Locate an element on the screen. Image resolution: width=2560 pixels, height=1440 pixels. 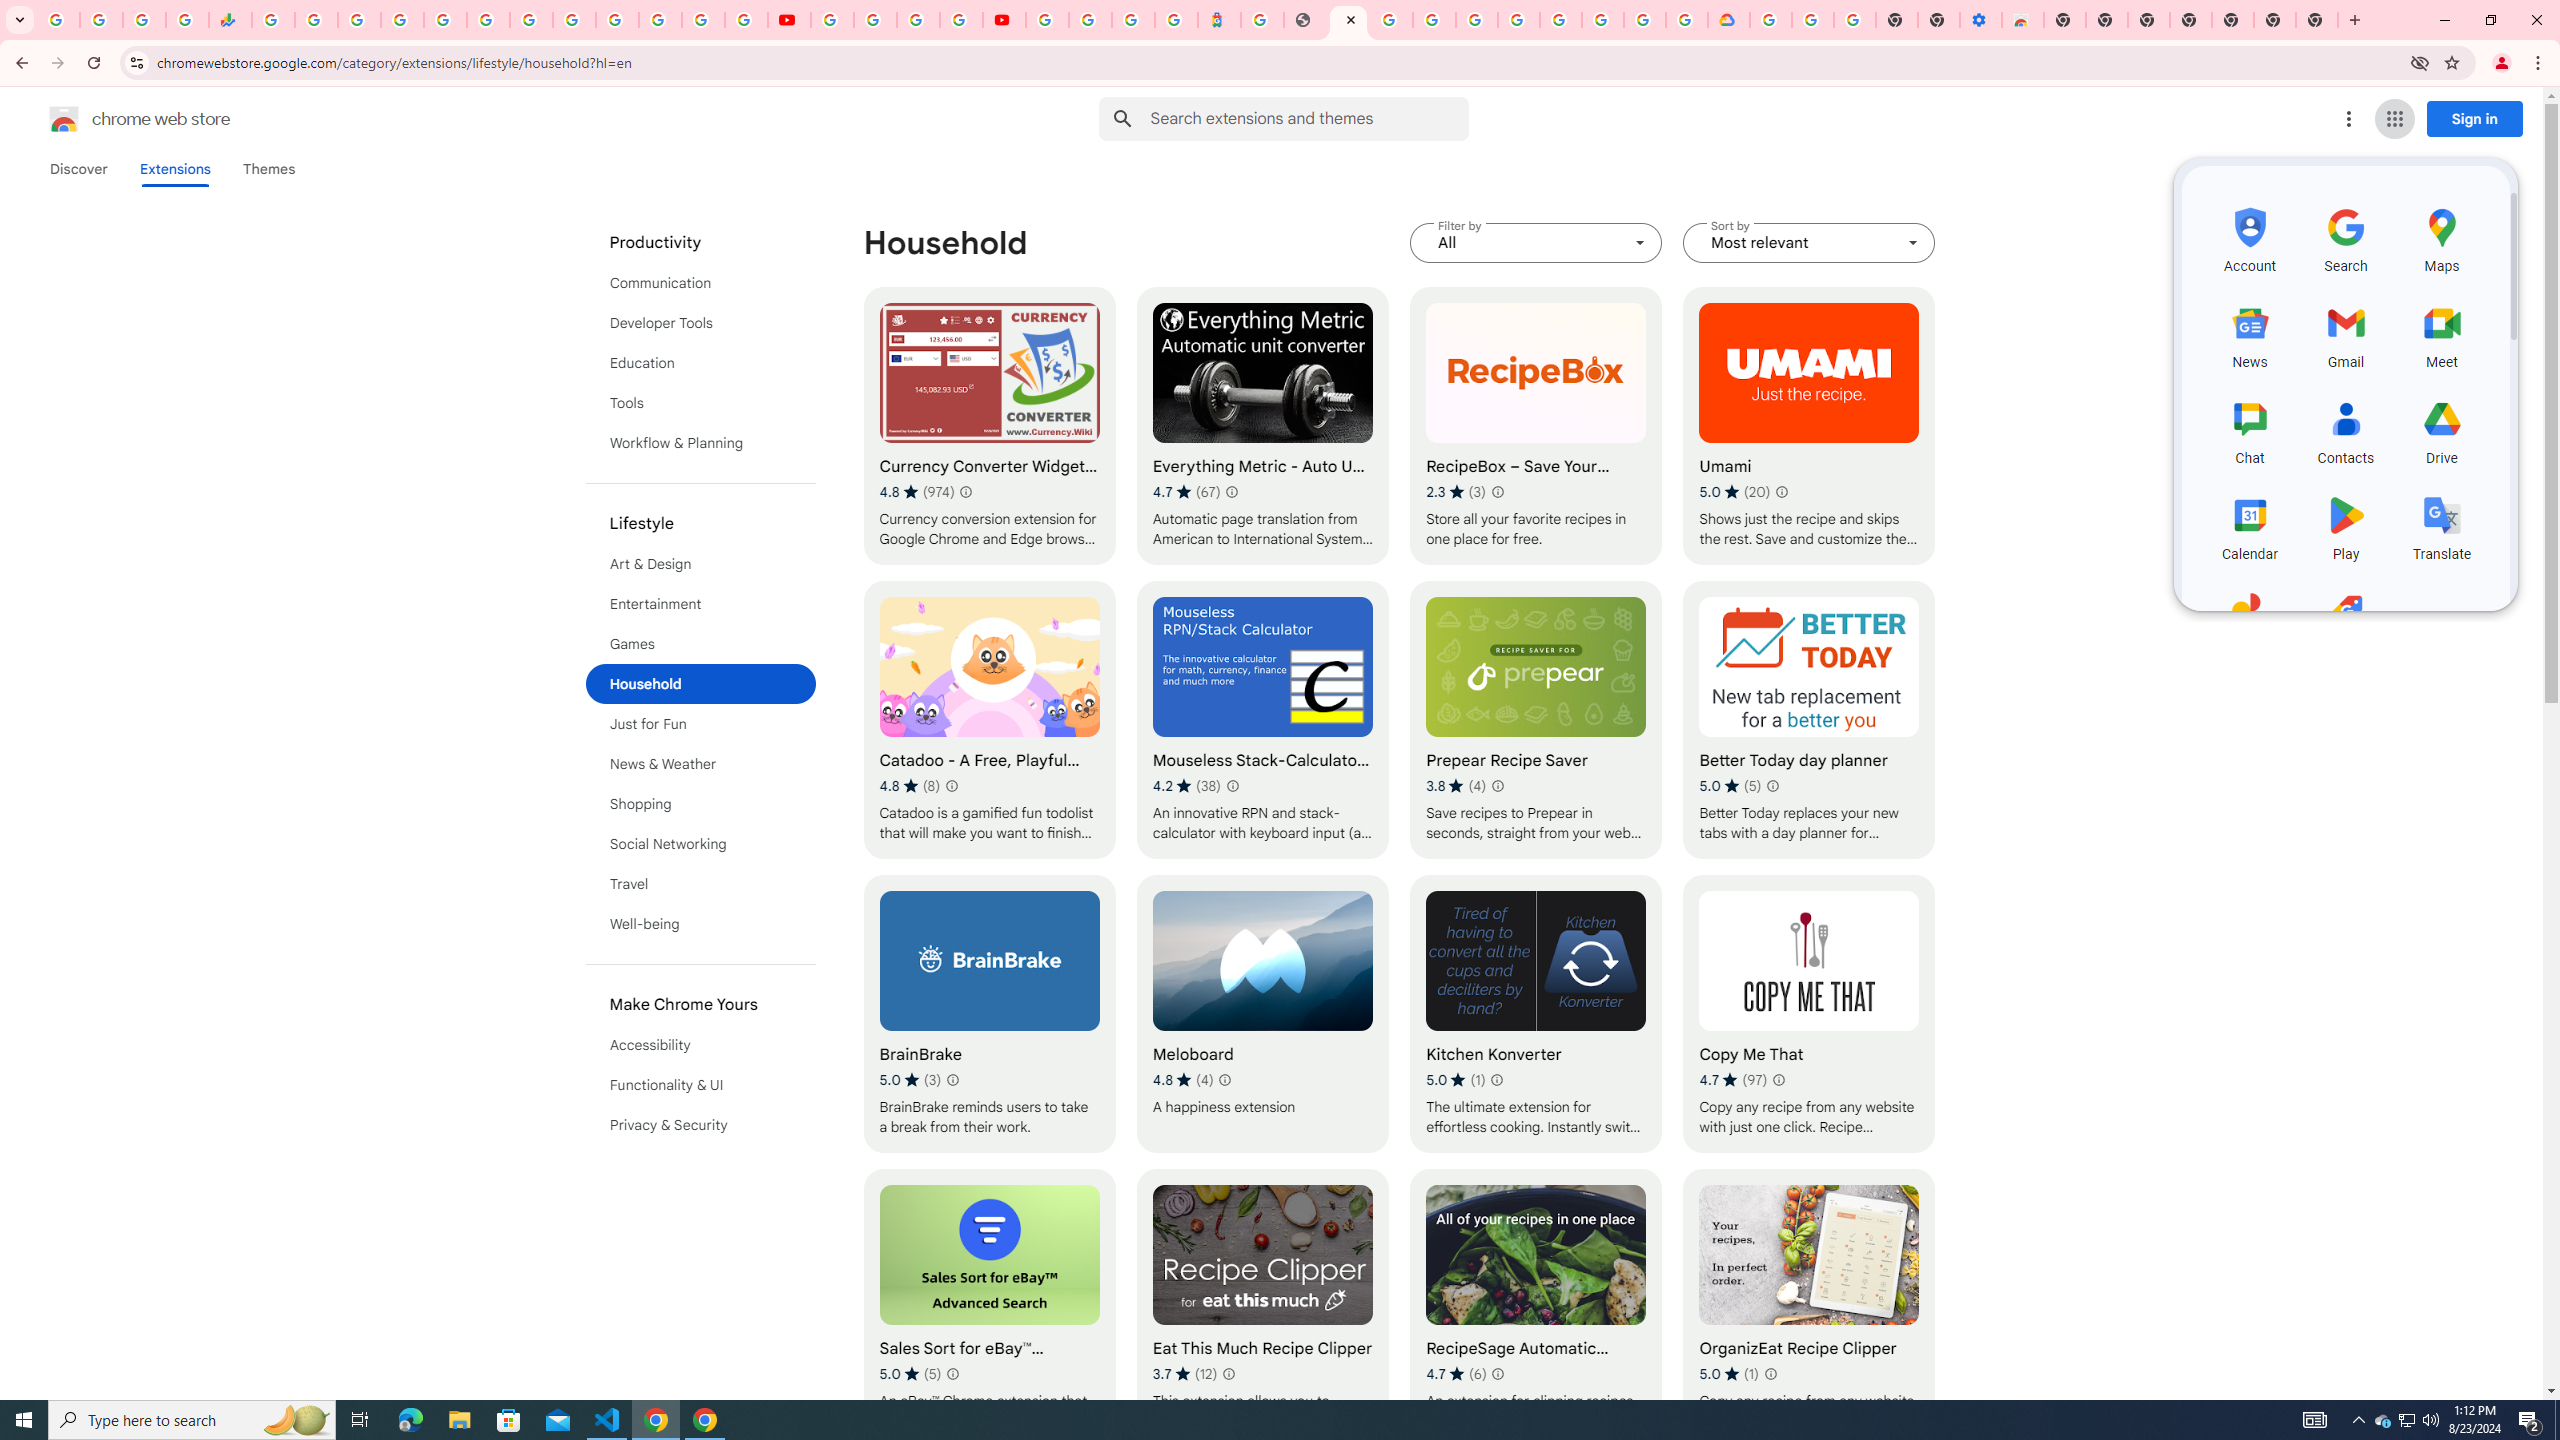
'Discover' is located at coordinates (77, 168).